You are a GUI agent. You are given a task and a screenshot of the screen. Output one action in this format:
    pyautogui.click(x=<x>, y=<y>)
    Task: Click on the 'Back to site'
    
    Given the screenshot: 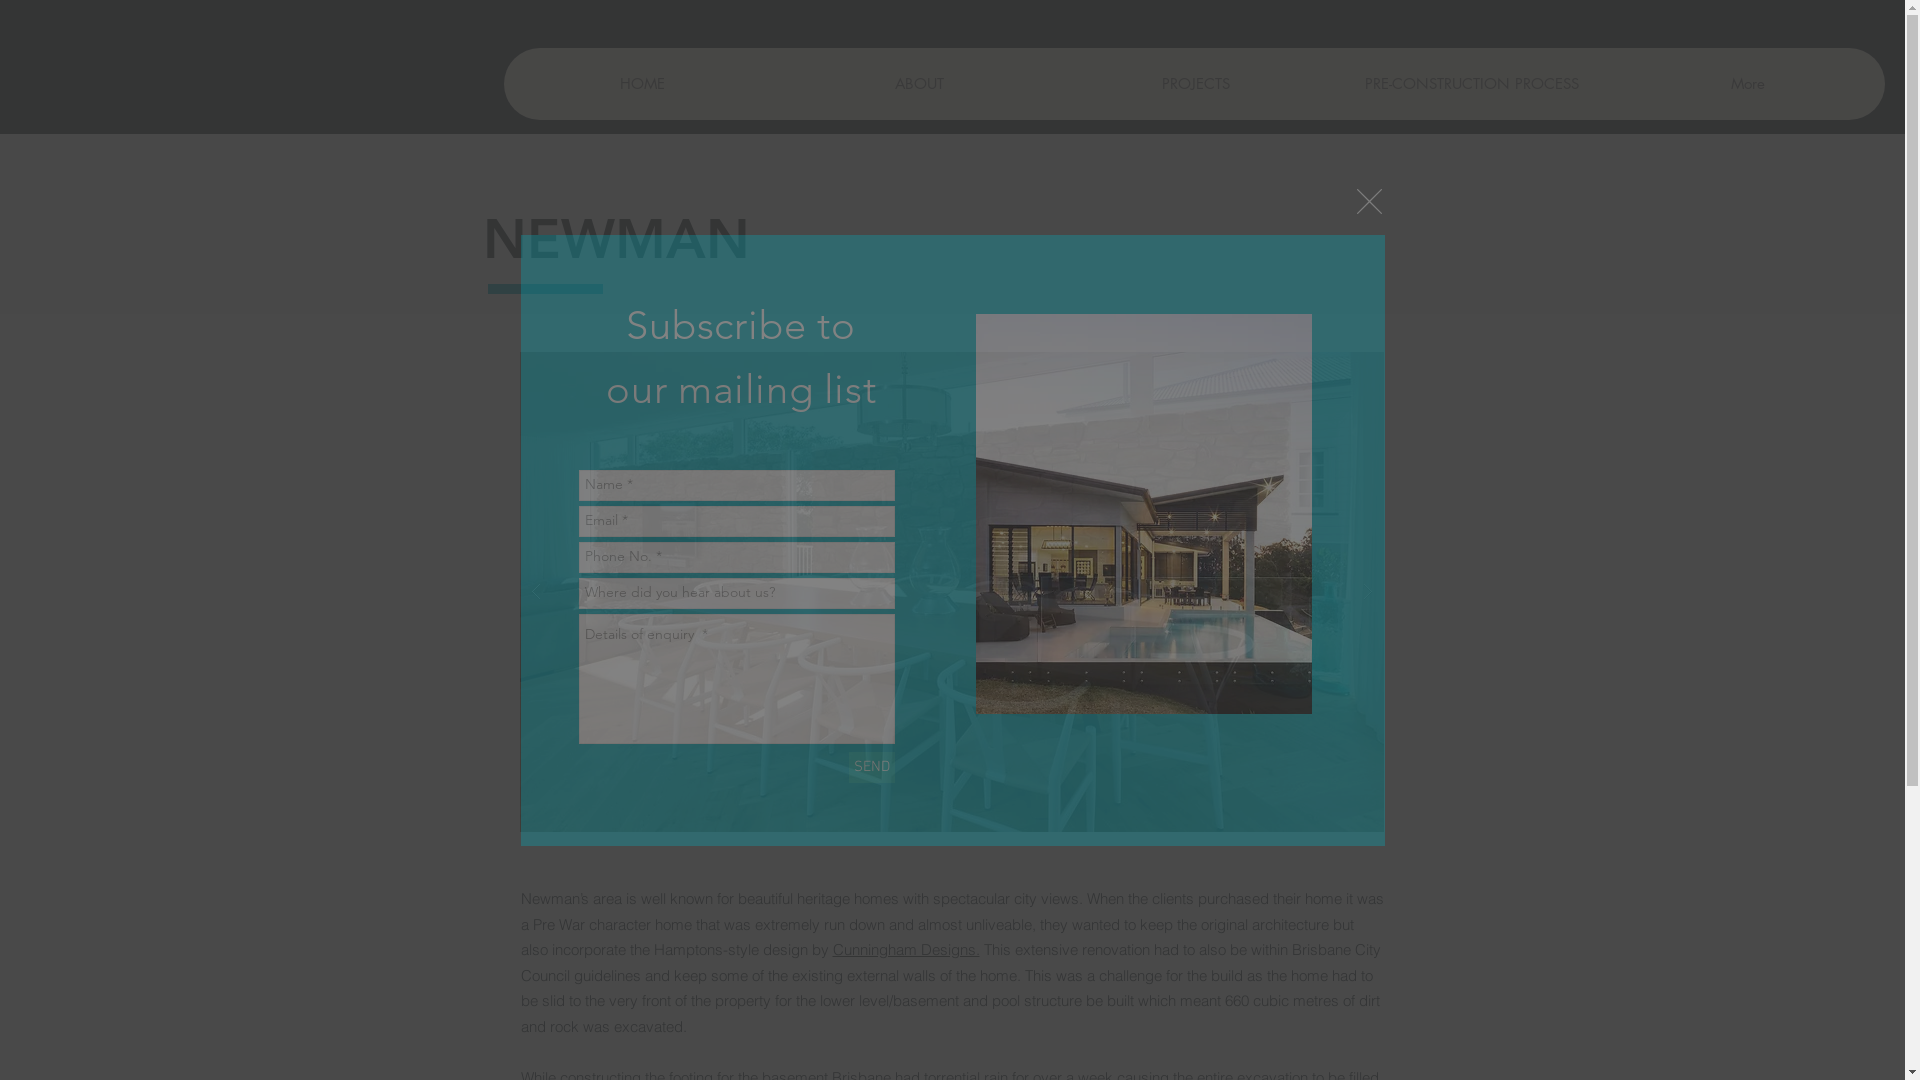 What is the action you would take?
    pyautogui.click(x=1356, y=200)
    